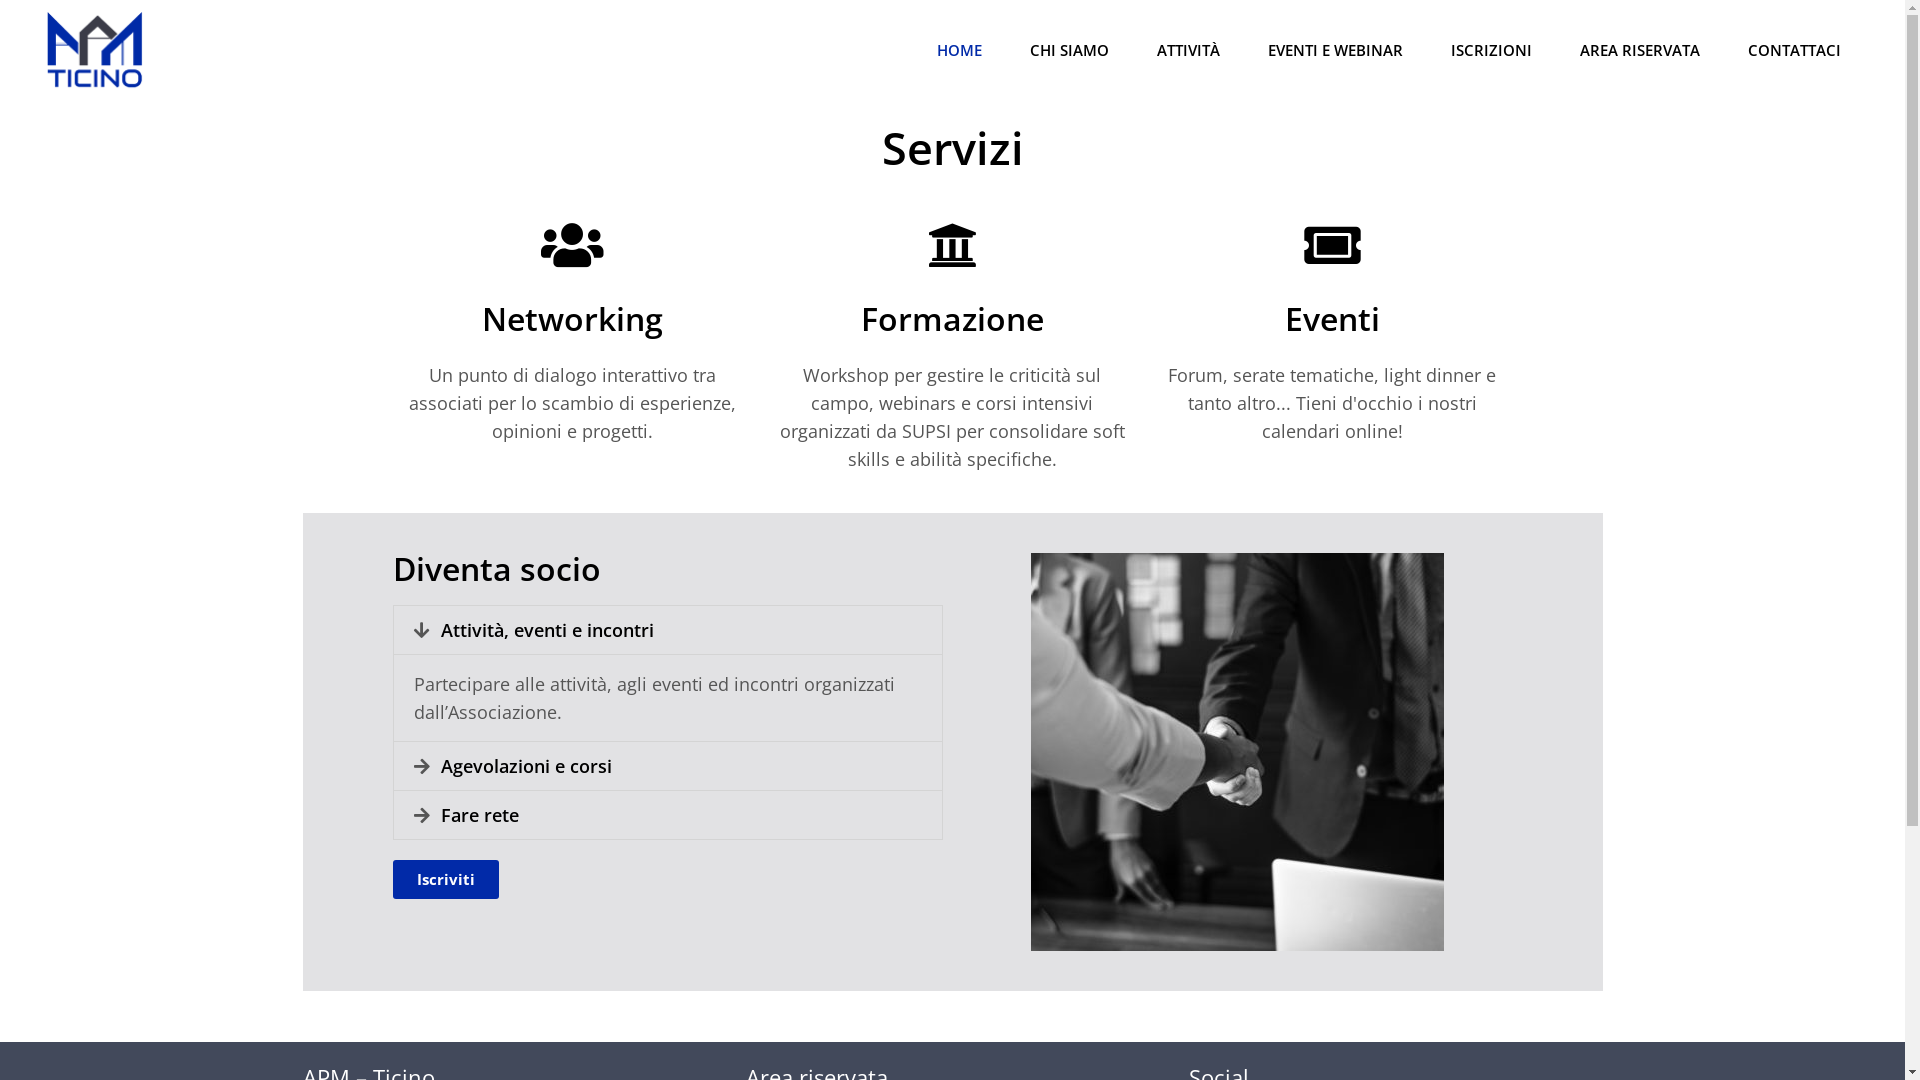 The height and width of the screenshot is (1080, 1920). Describe the element at coordinates (444, 878) in the screenshot. I see `'Iscriviti'` at that location.